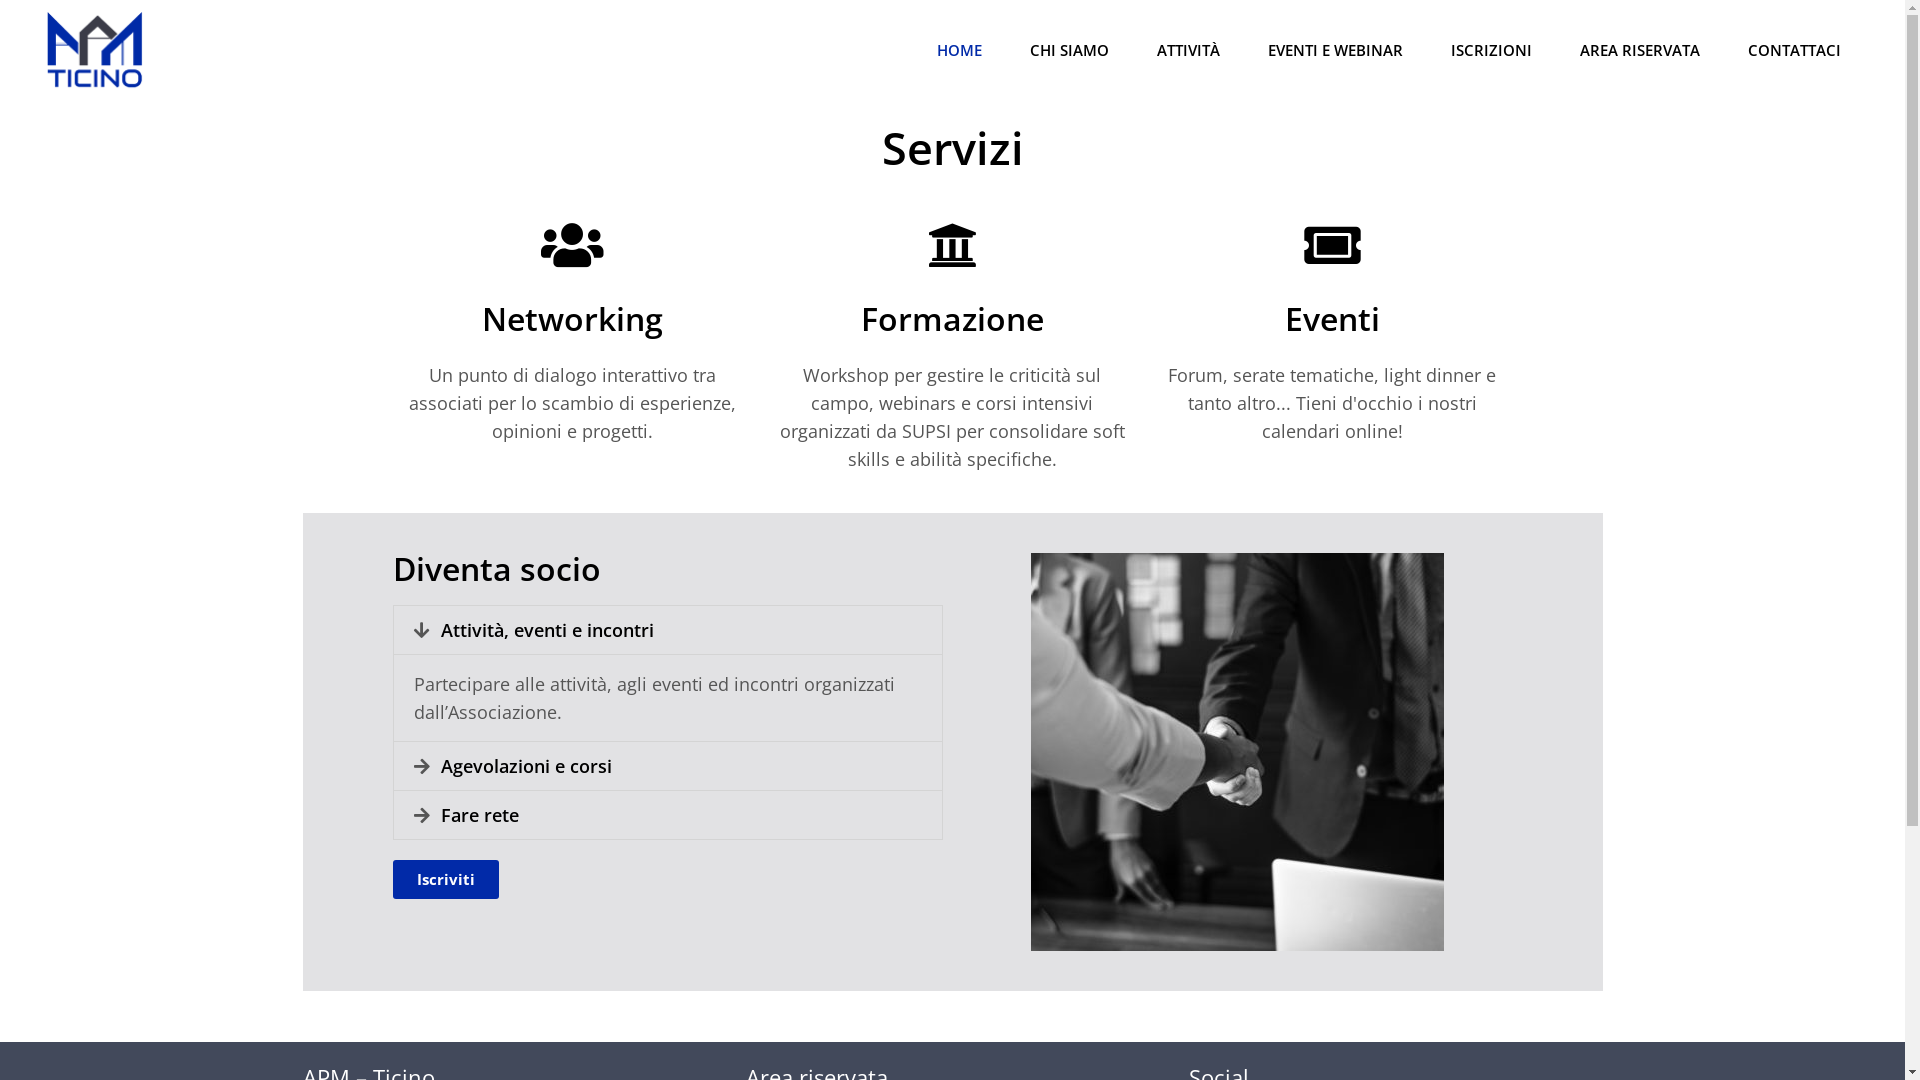 The height and width of the screenshot is (1080, 1920). Describe the element at coordinates (444, 878) in the screenshot. I see `'Iscriviti'` at that location.